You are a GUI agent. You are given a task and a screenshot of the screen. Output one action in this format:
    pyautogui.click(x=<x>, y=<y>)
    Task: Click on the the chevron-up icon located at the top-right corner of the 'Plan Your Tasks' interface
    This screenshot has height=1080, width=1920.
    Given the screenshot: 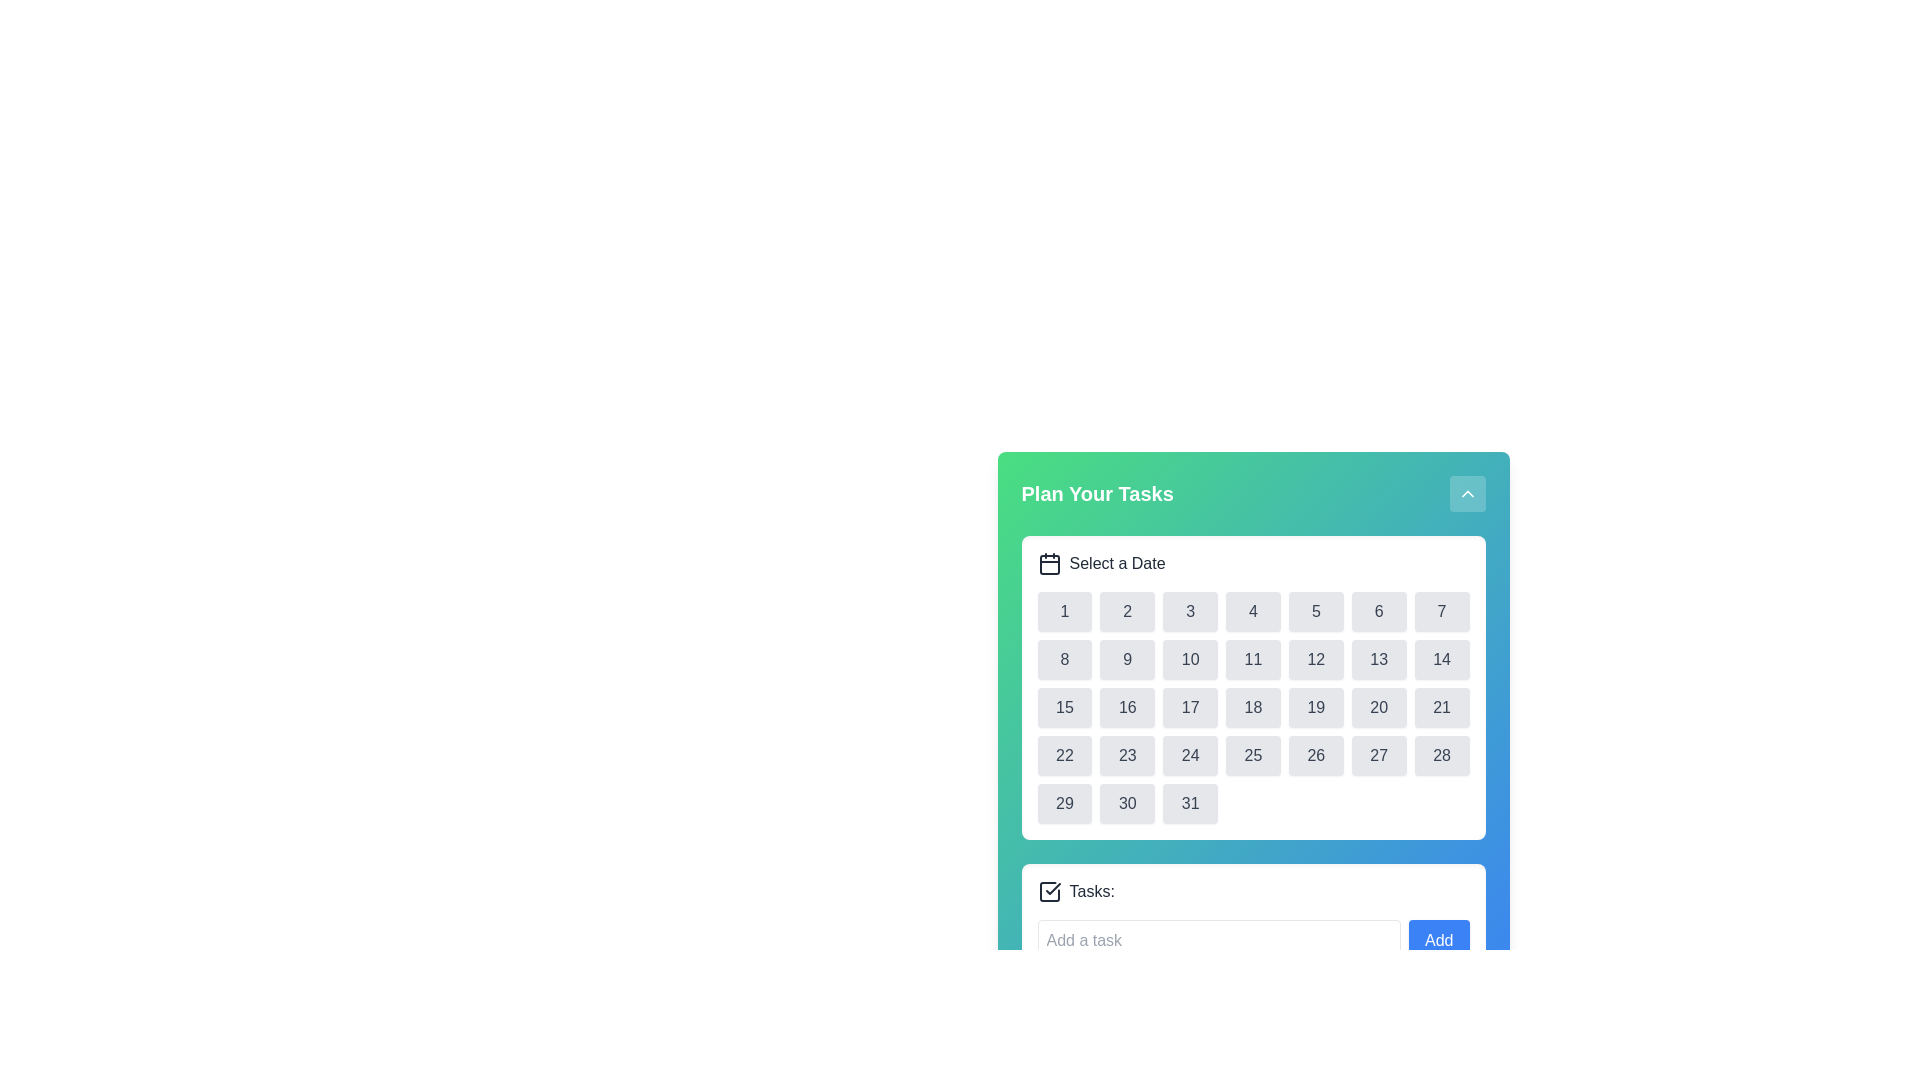 What is the action you would take?
    pyautogui.click(x=1467, y=493)
    